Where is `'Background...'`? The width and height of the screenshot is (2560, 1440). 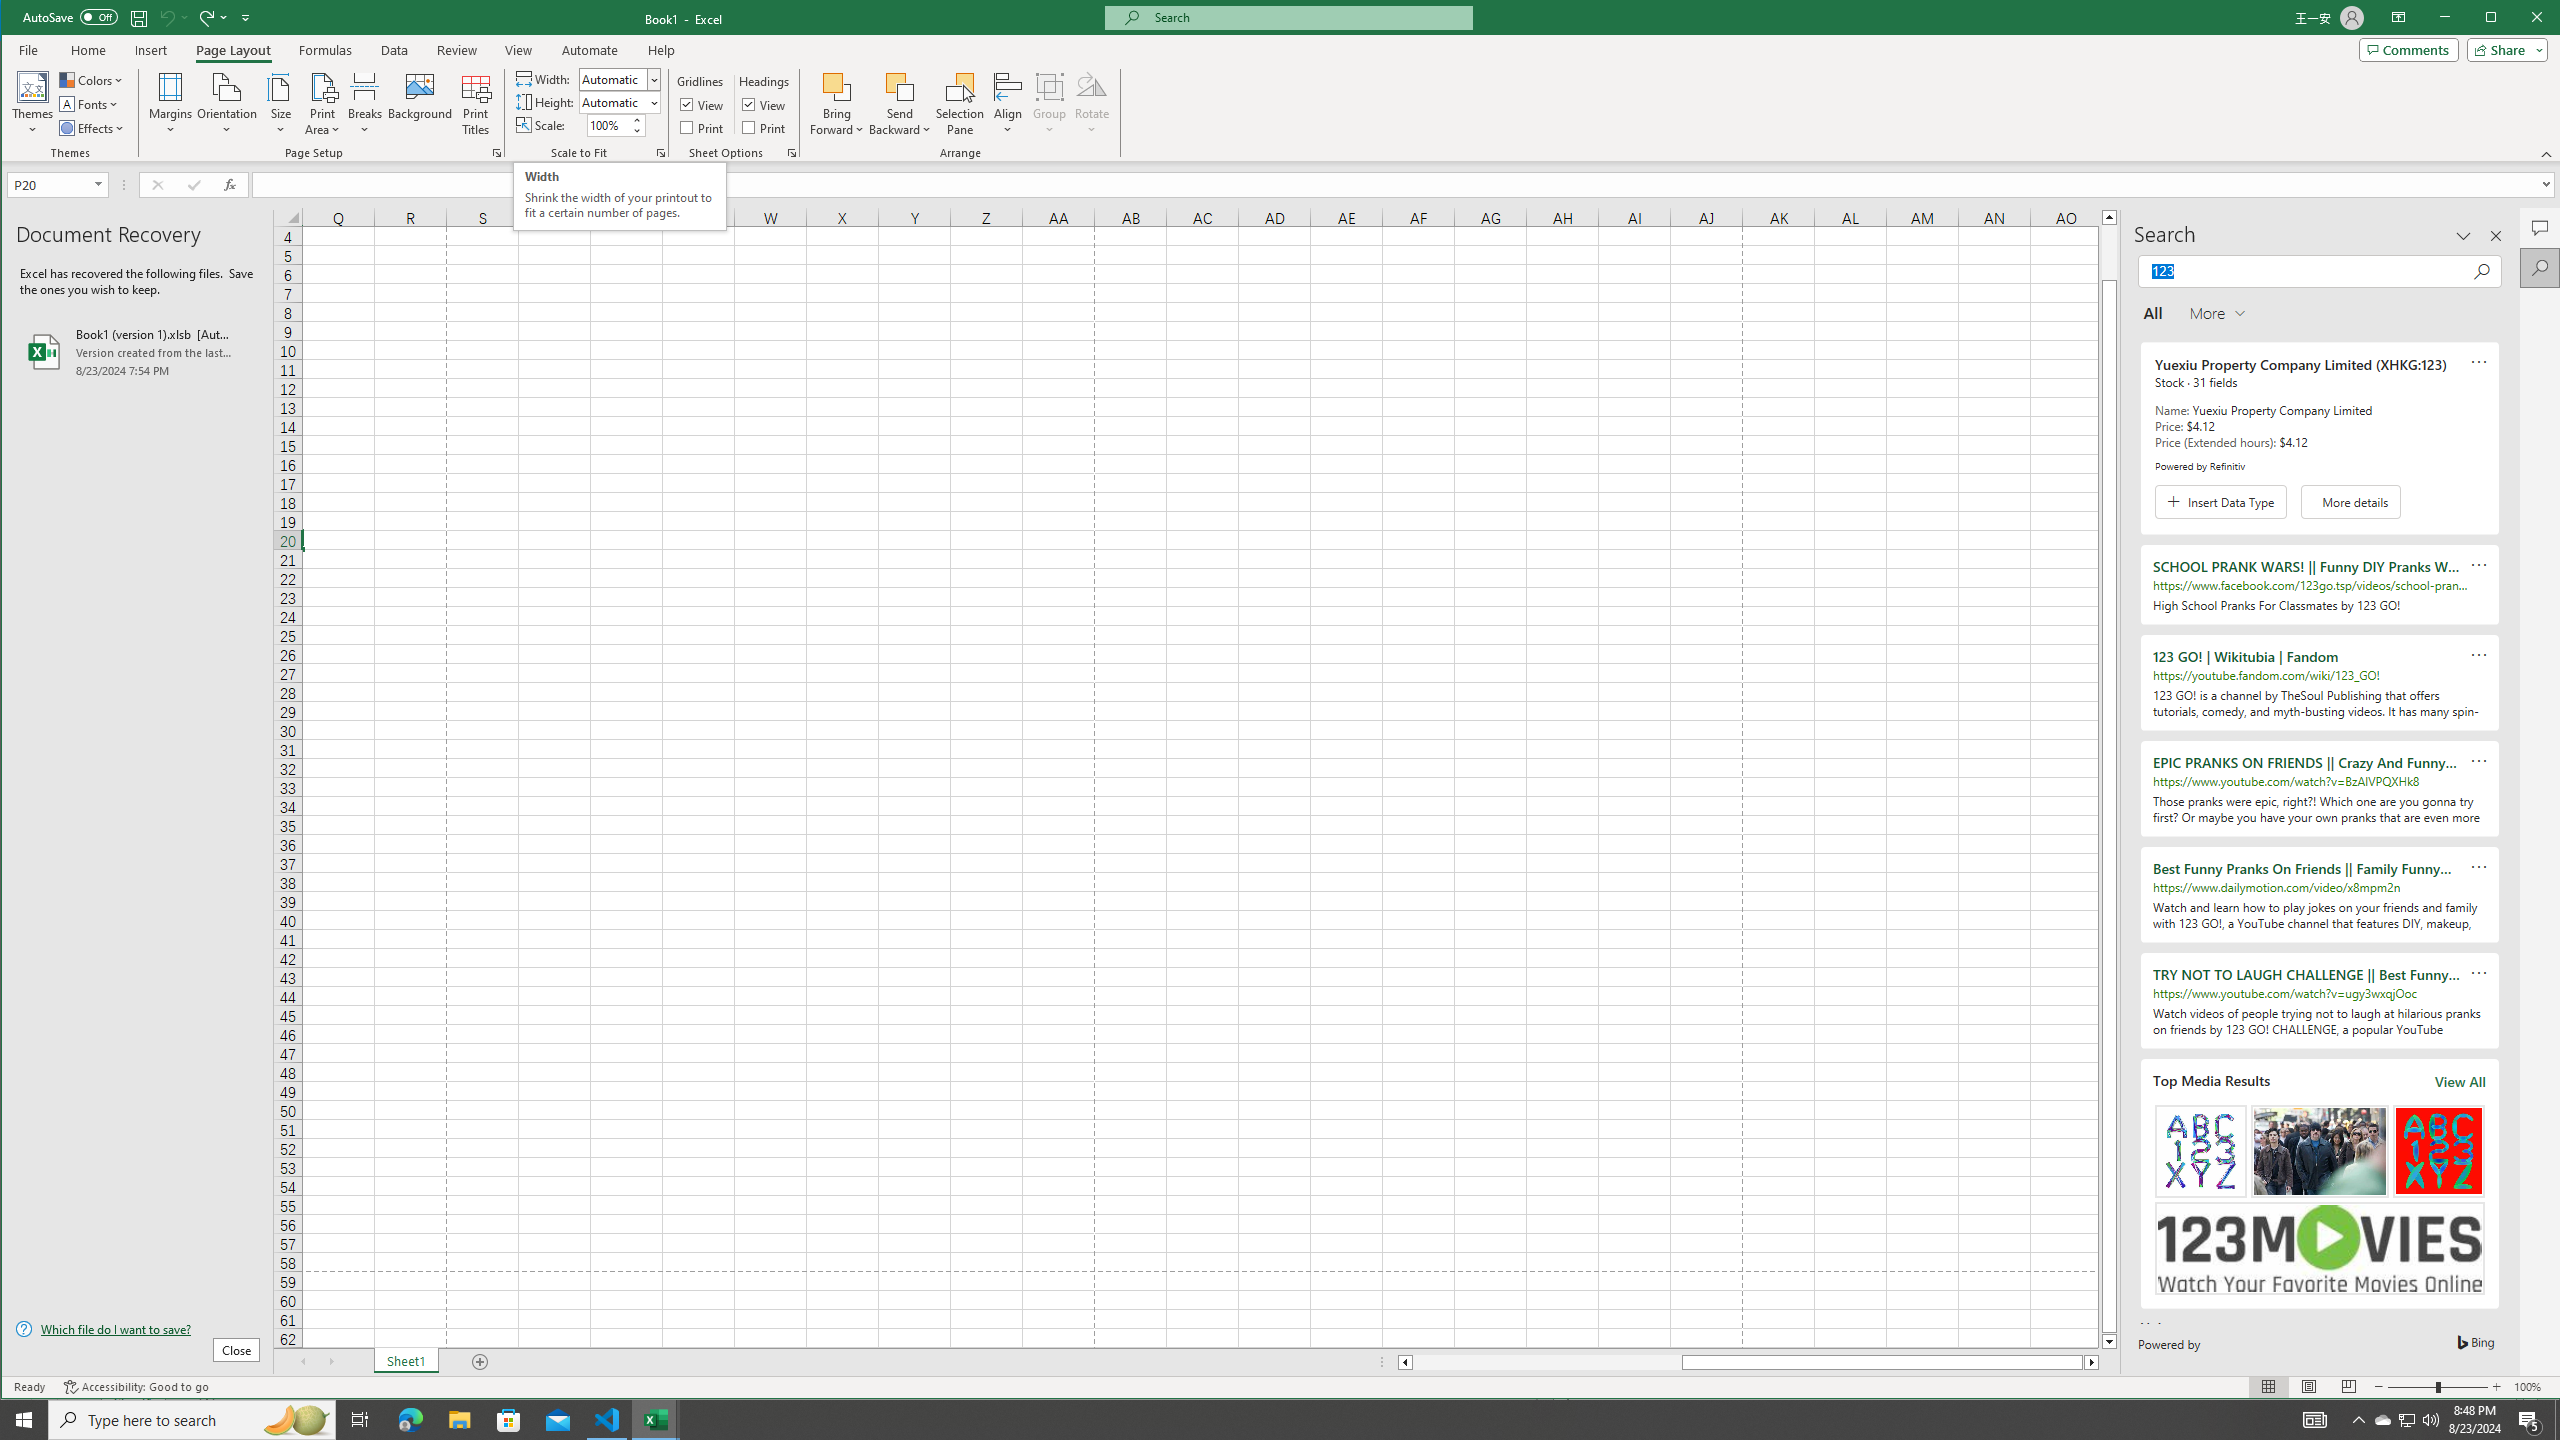
'Background...' is located at coordinates (420, 103).